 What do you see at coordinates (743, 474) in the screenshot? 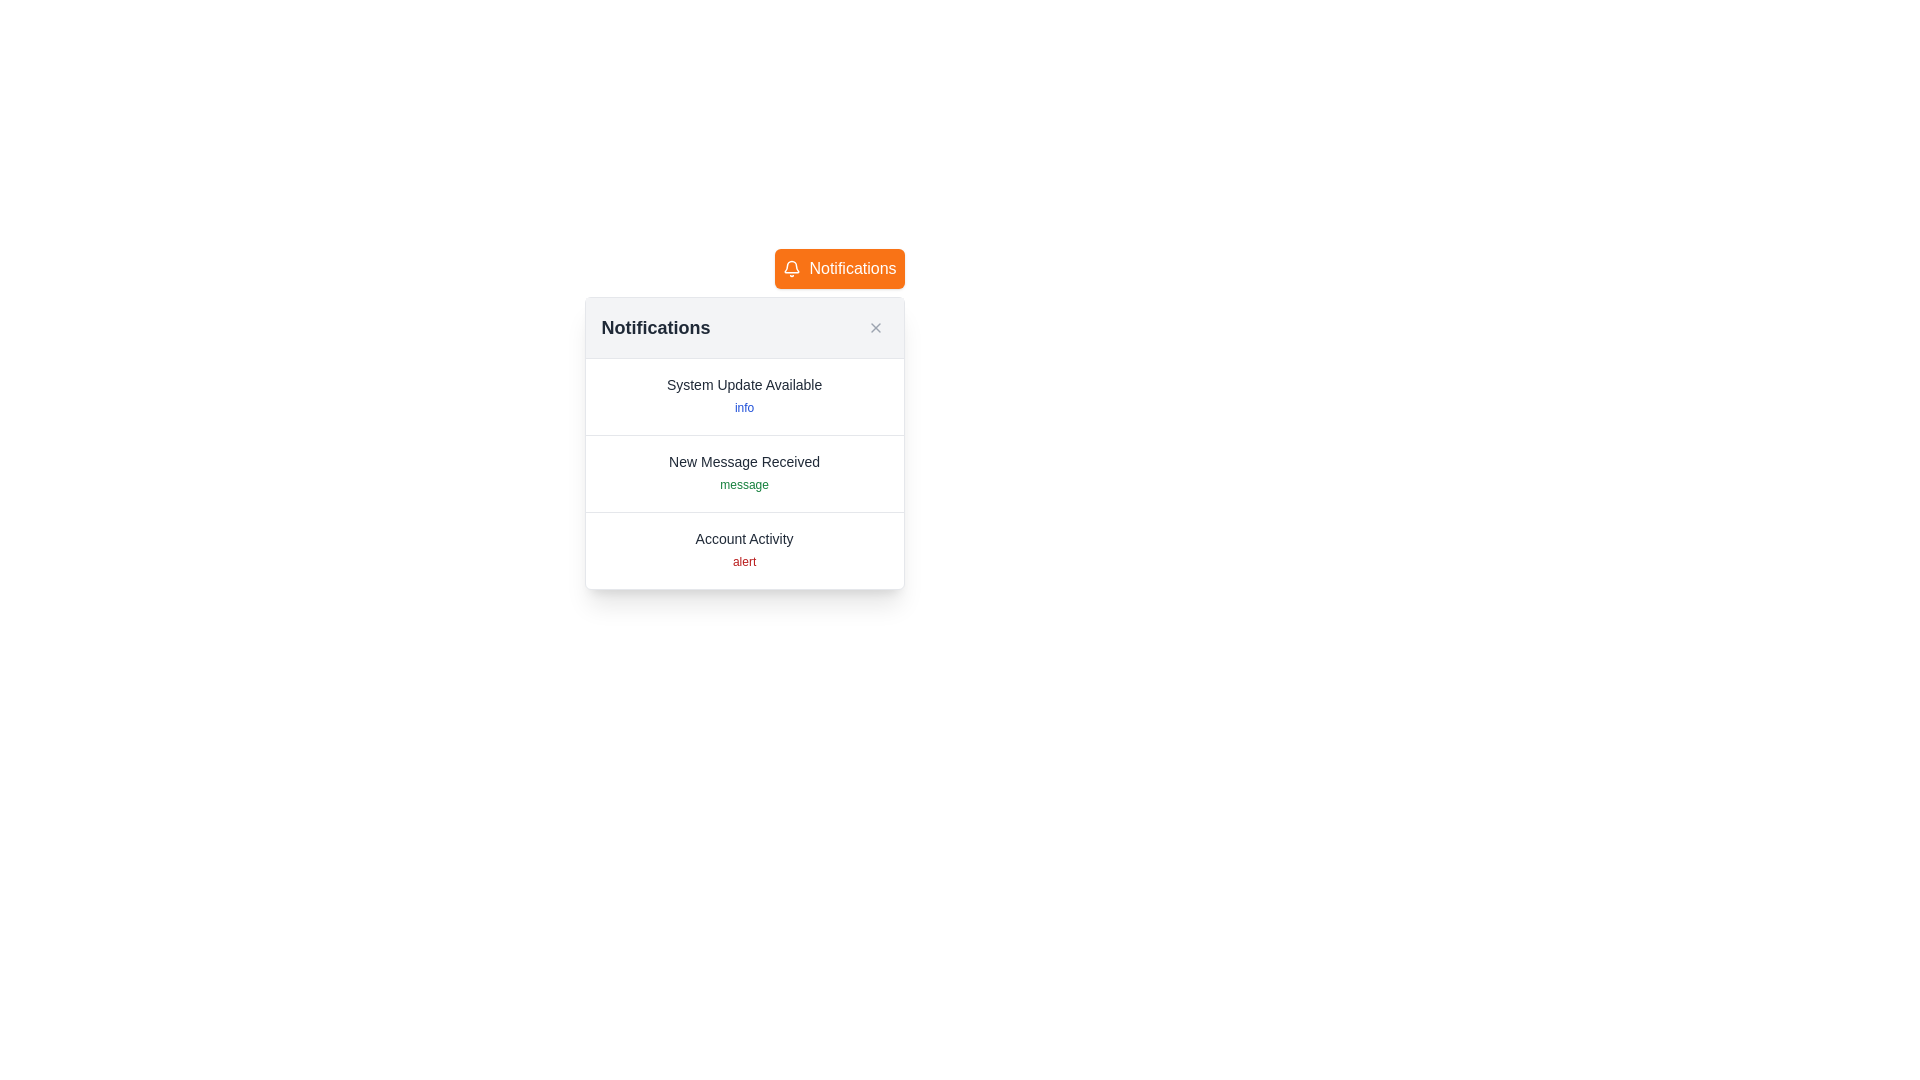
I see `the second notification item in the 'Notifications' dropdown, which informs the user about a new message received` at bounding box center [743, 474].